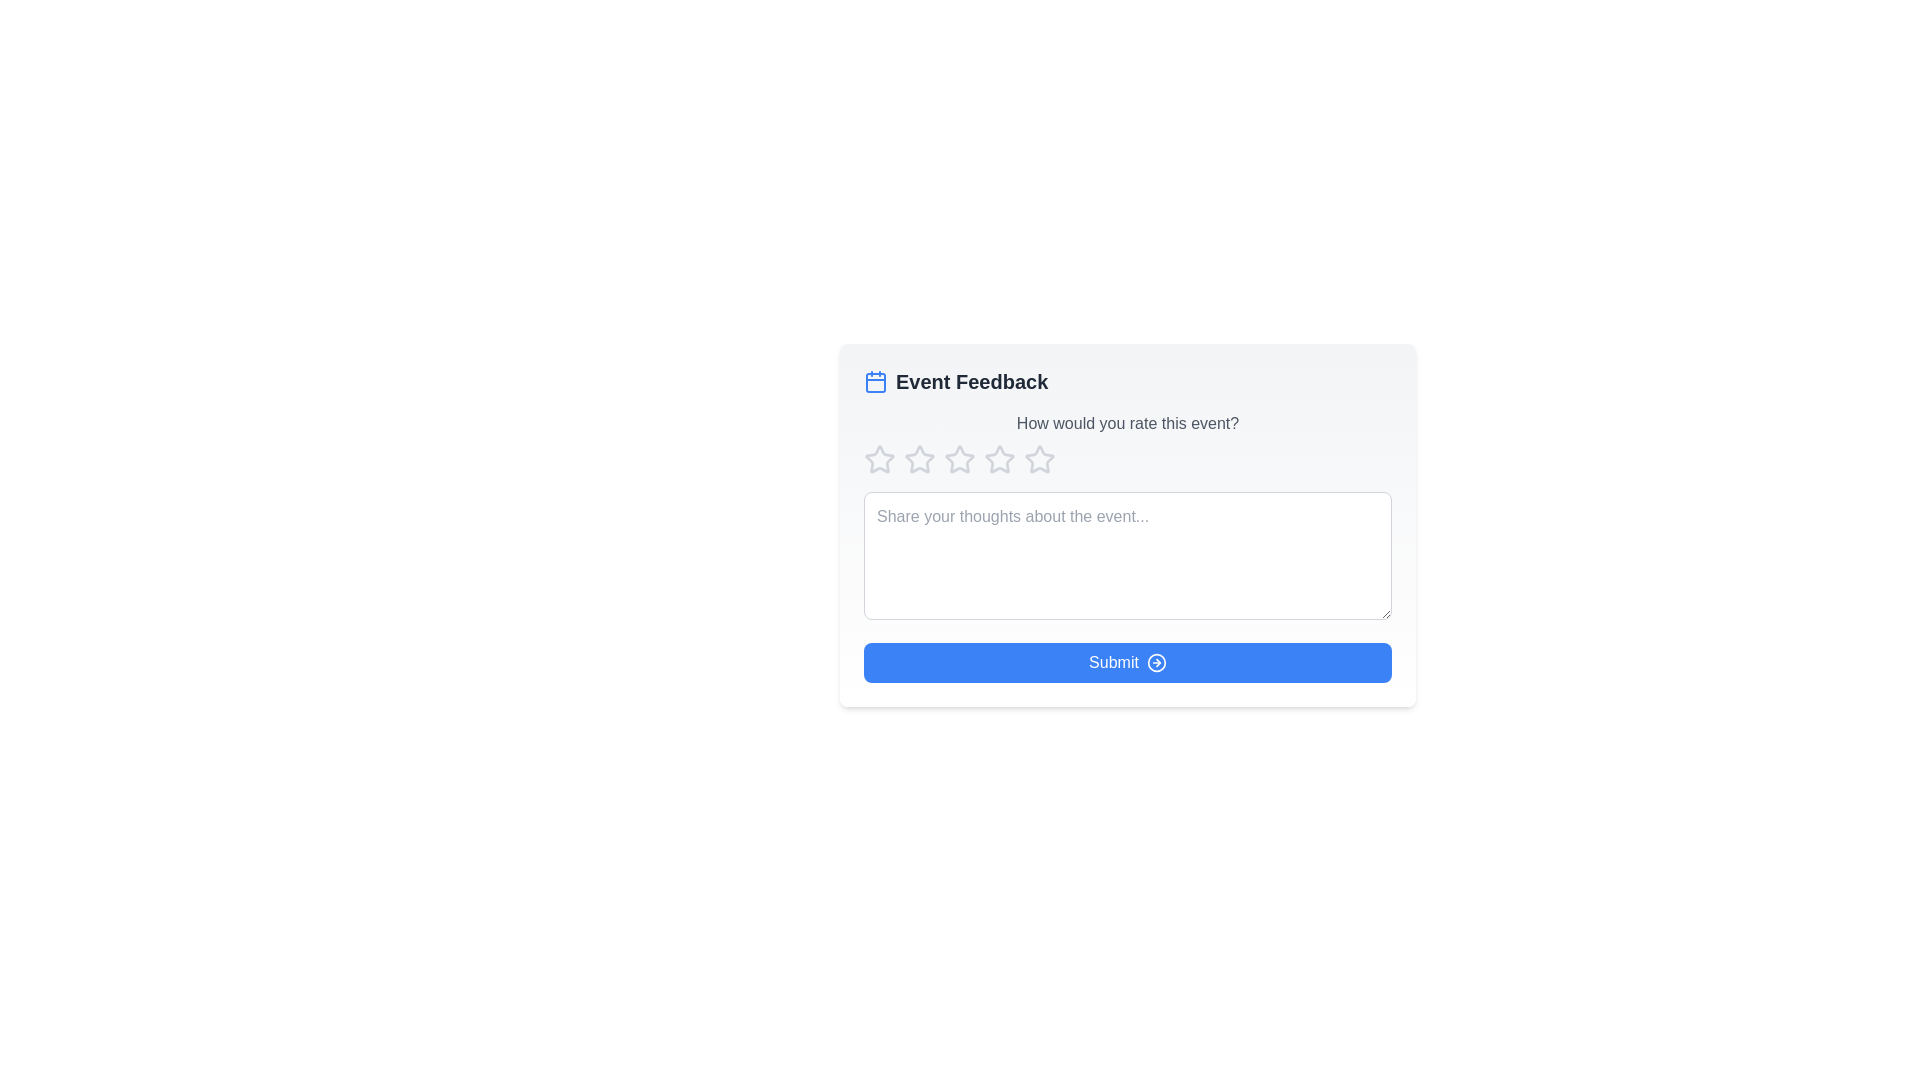  Describe the element at coordinates (1040, 459) in the screenshot. I see `the fifth star-shaped icon used for rating, located below the title 'Event Feedback' and the question 'How would you rate this event?'` at that location.